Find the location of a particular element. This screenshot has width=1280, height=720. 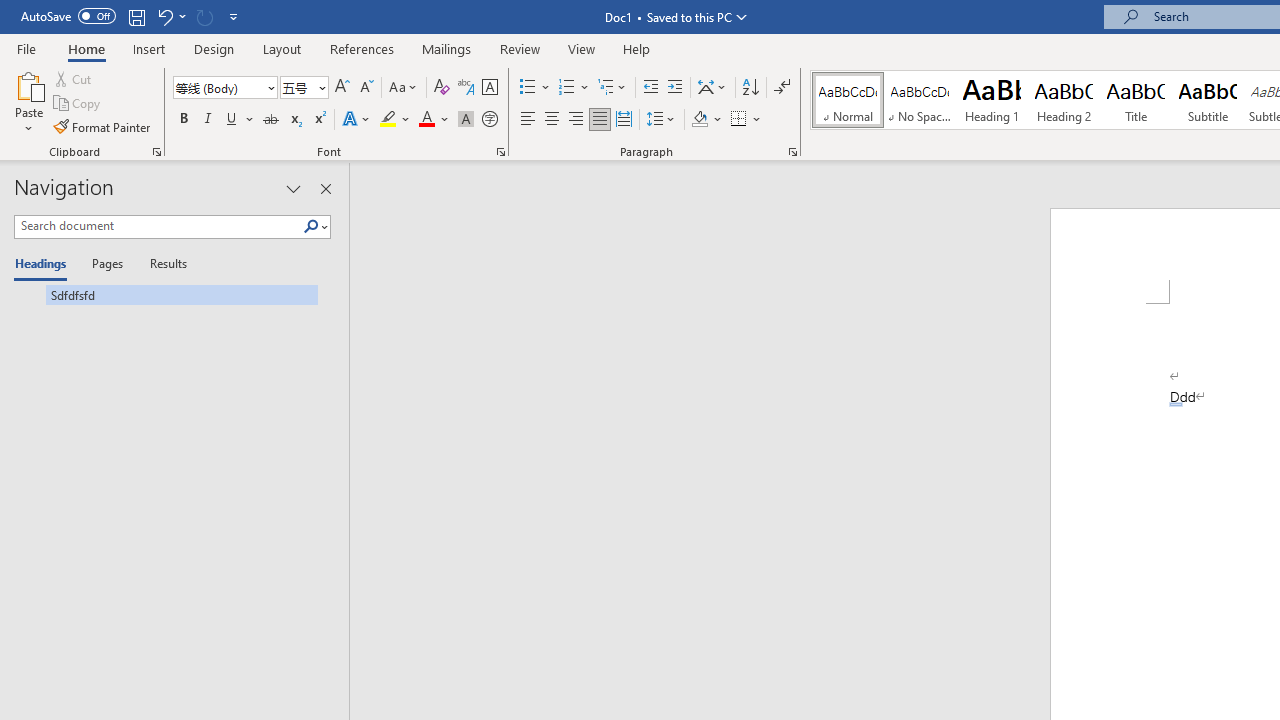

'Line and Paragraph Spacing' is located at coordinates (661, 119).